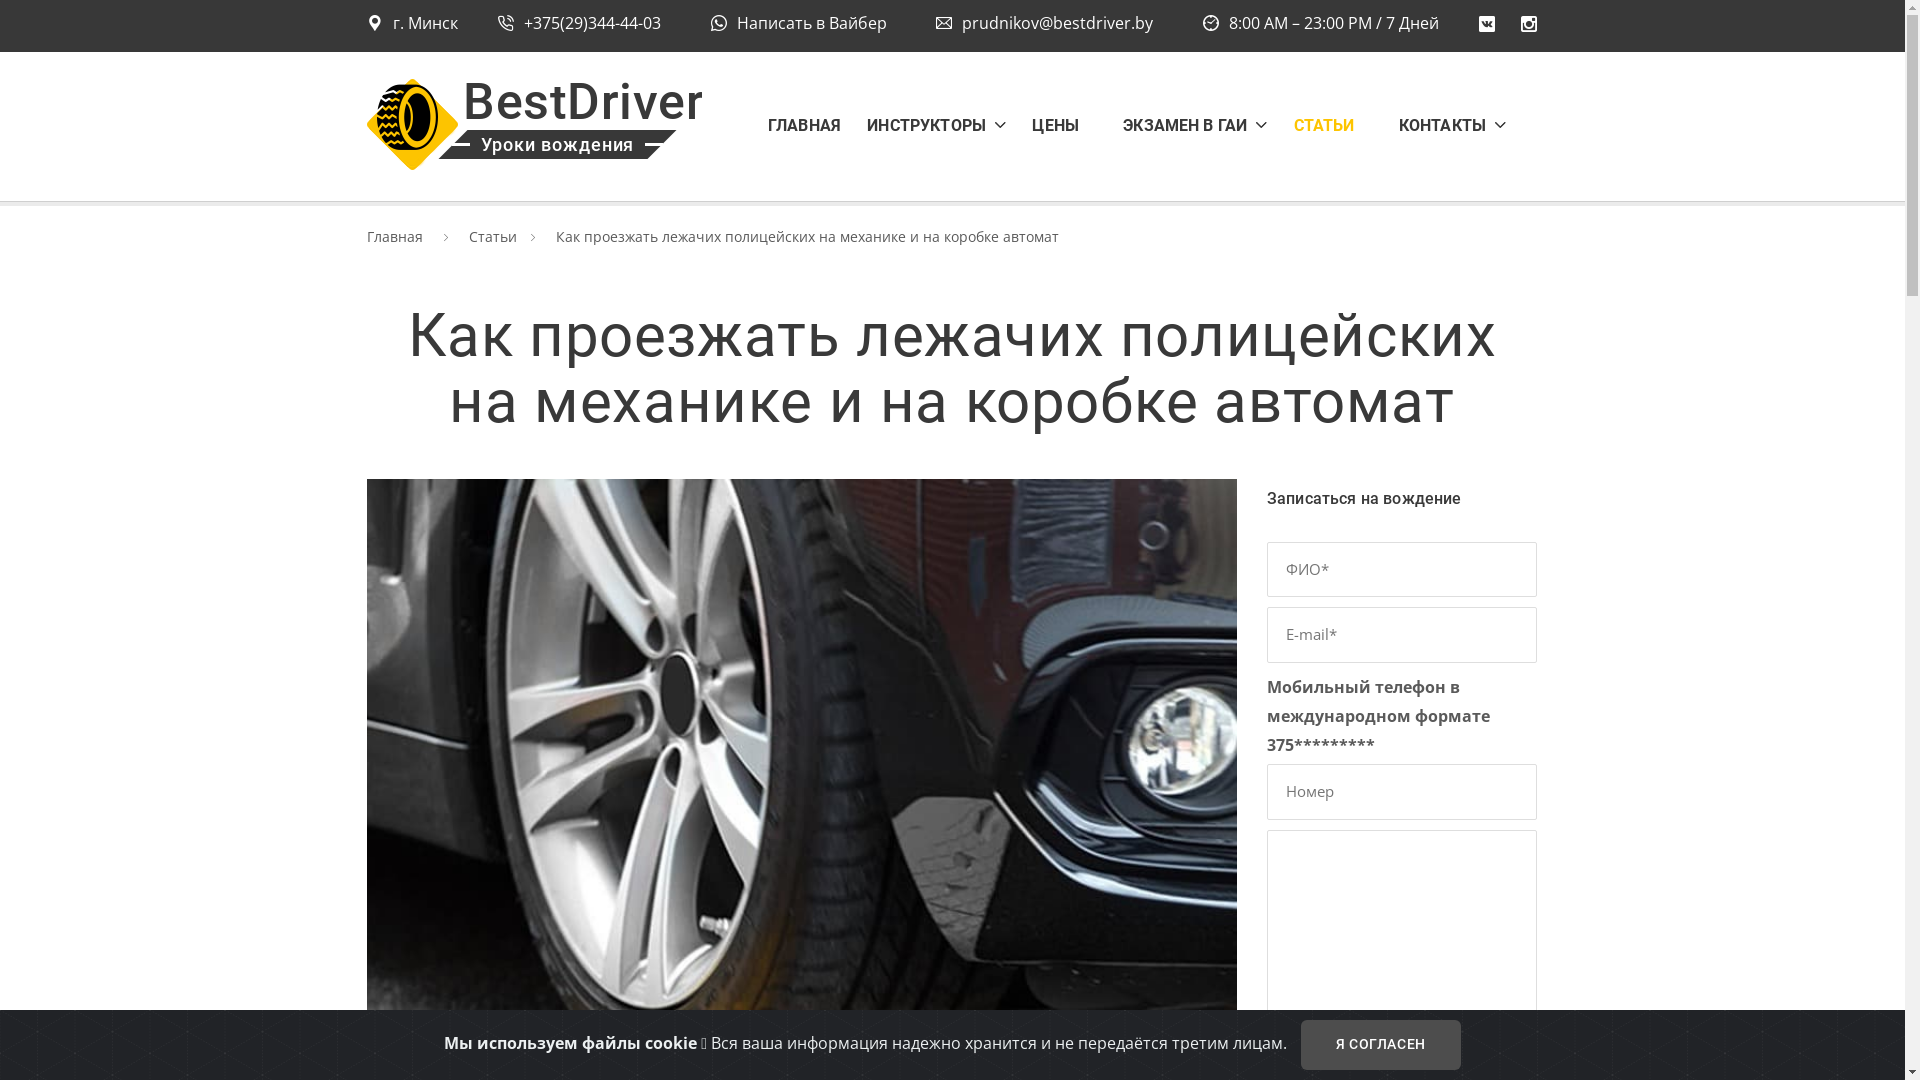  What do you see at coordinates (935, 23) in the screenshot?
I see `'prudnikov@bestdriver.by'` at bounding box center [935, 23].